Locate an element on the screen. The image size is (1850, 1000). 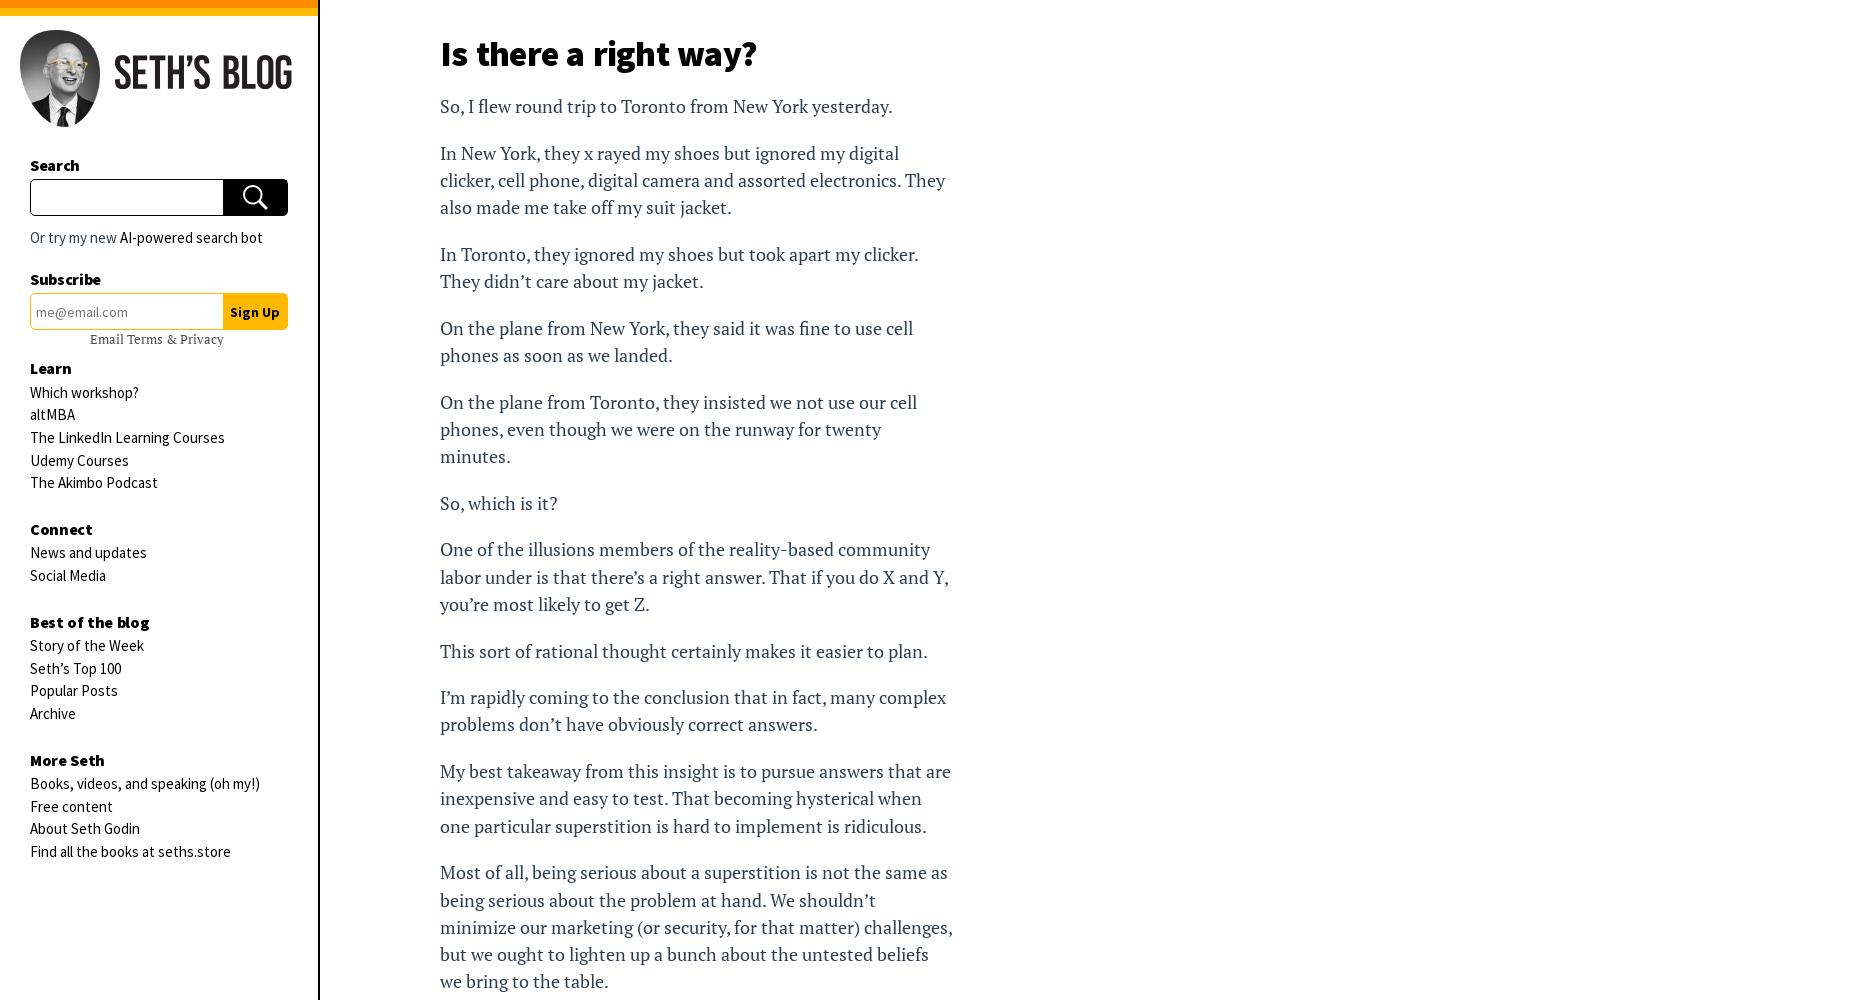
'Seth’s Top 100' is located at coordinates (74, 667).